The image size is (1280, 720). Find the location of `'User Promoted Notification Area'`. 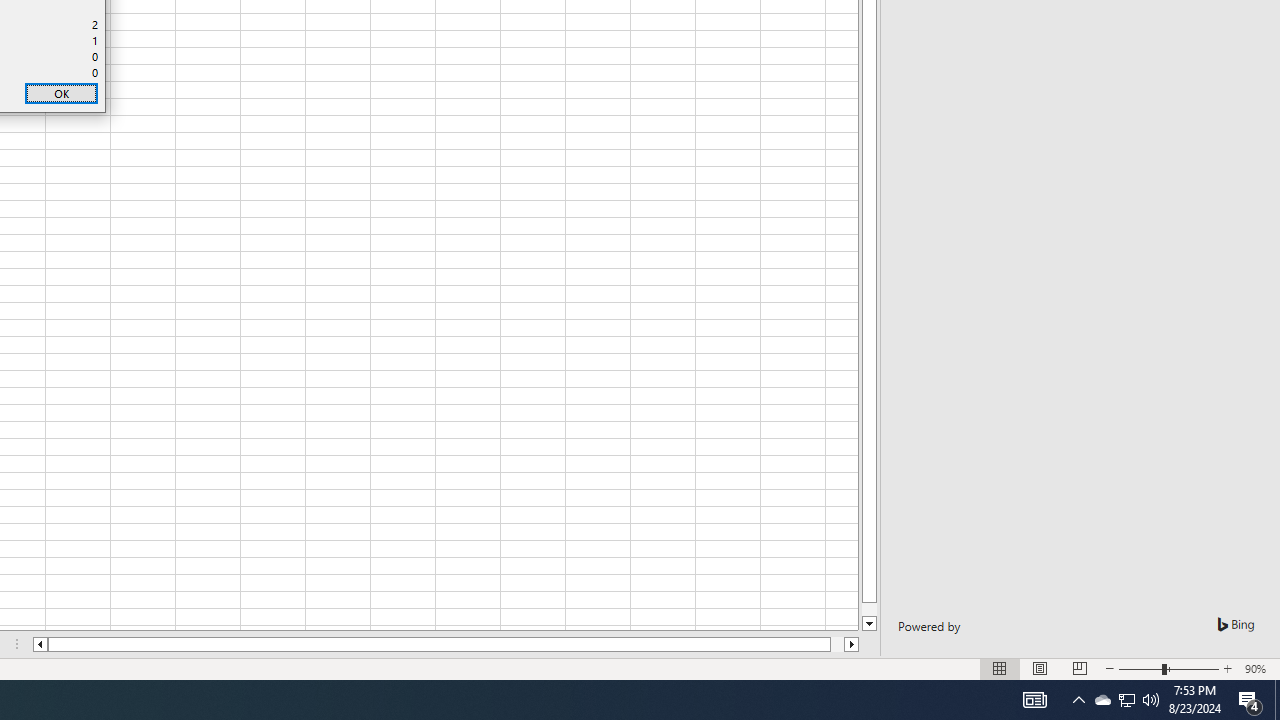

'User Promoted Notification Area' is located at coordinates (1127, 698).